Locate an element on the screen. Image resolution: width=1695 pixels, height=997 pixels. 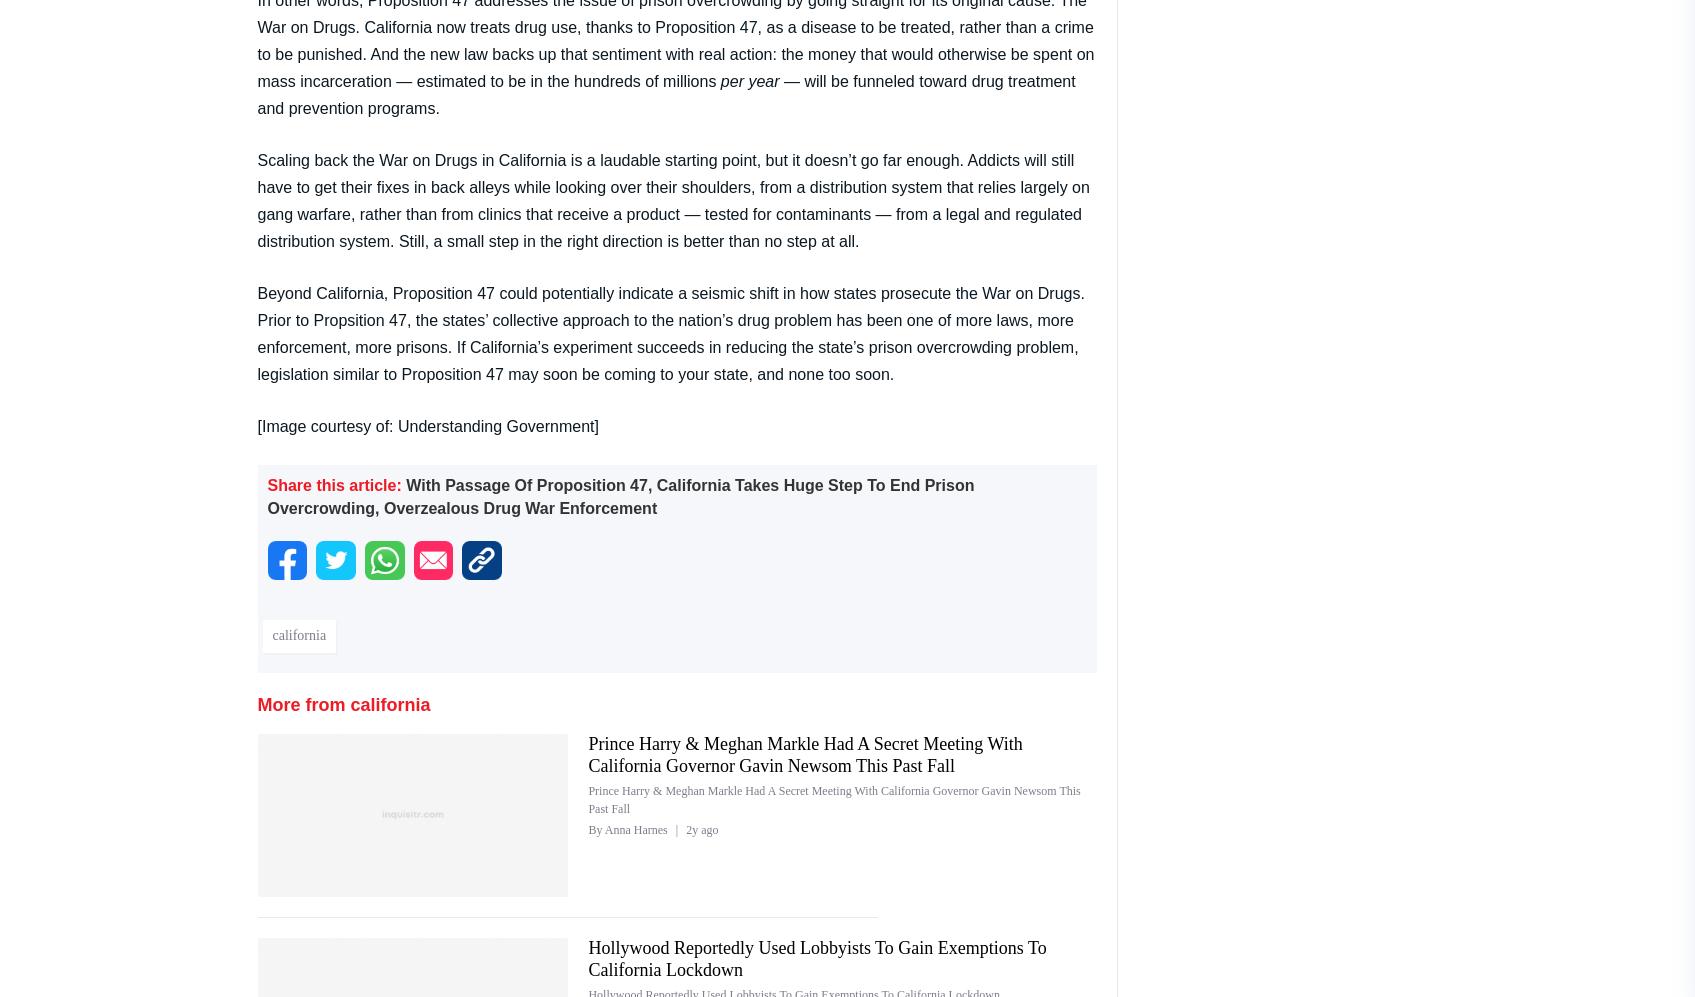
'More from california' is located at coordinates (342, 703).